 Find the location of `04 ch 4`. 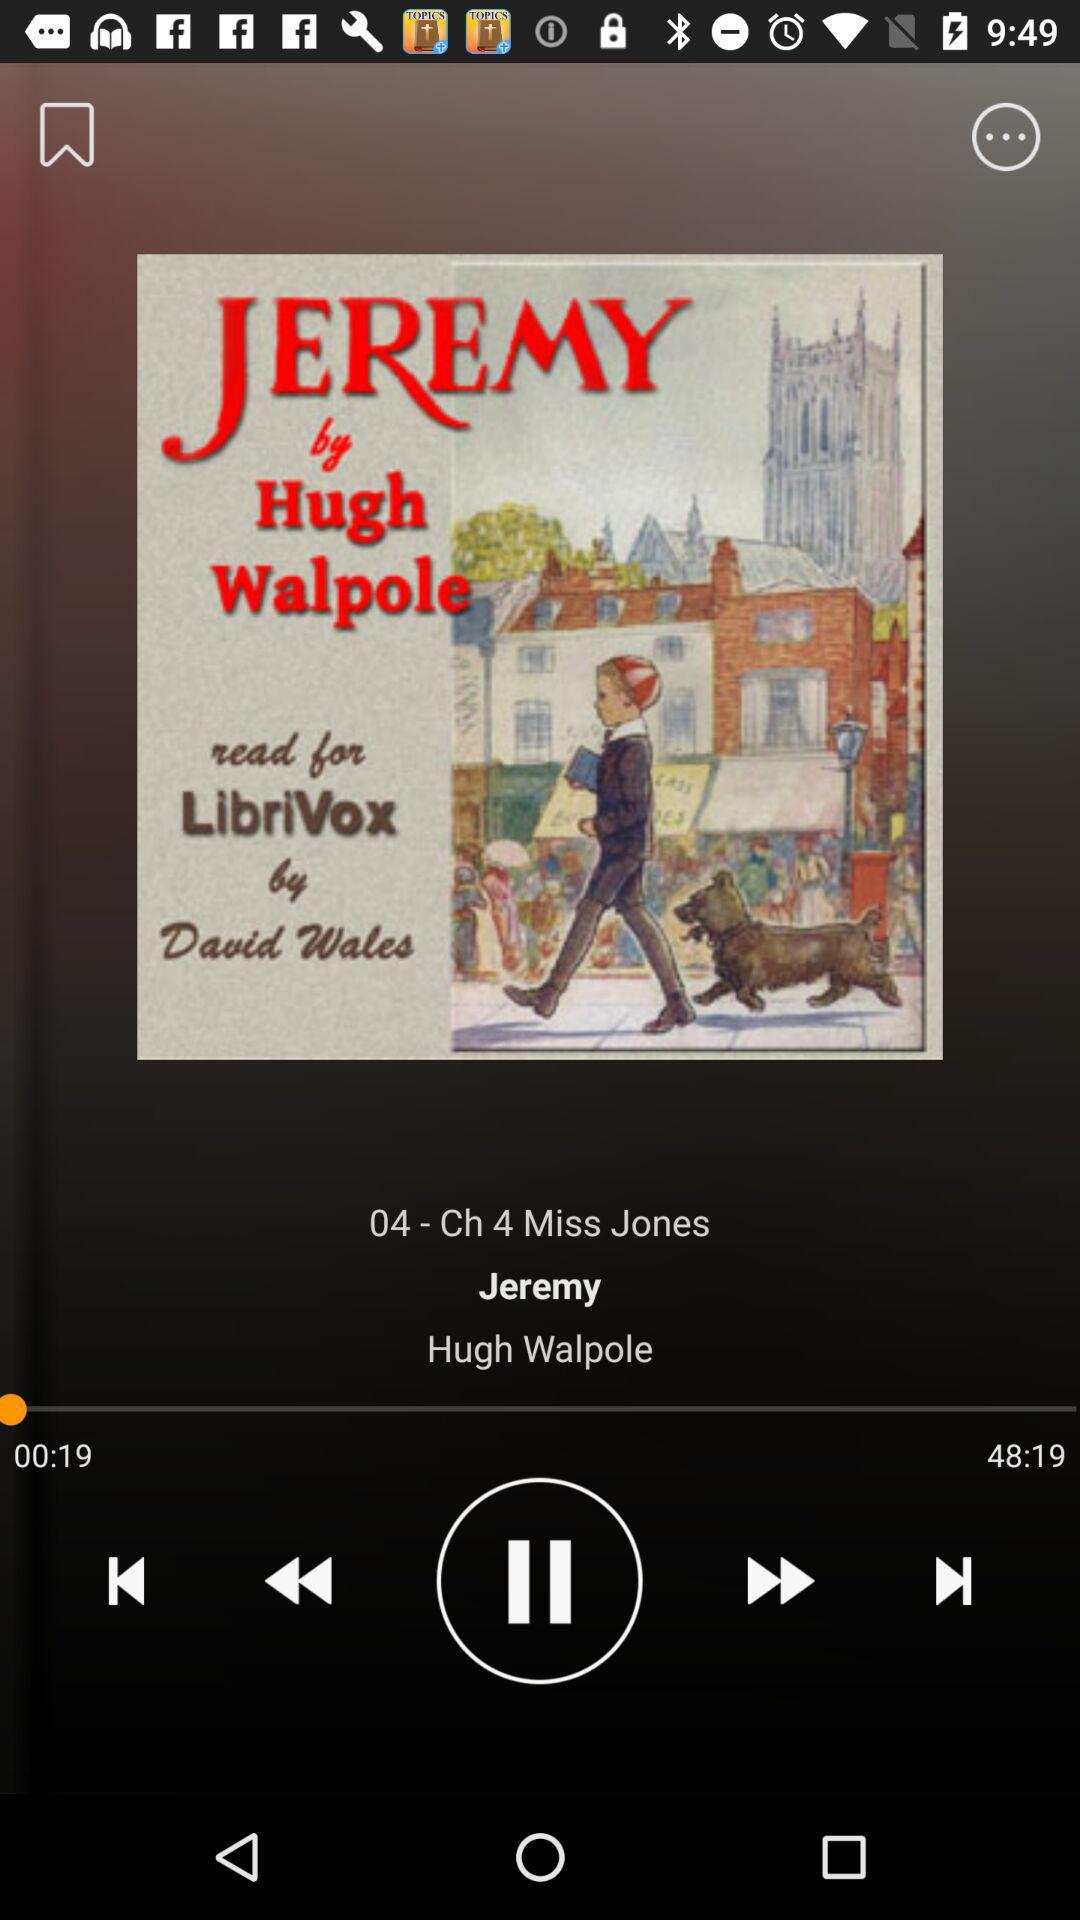

04 ch 4 is located at coordinates (538, 1220).